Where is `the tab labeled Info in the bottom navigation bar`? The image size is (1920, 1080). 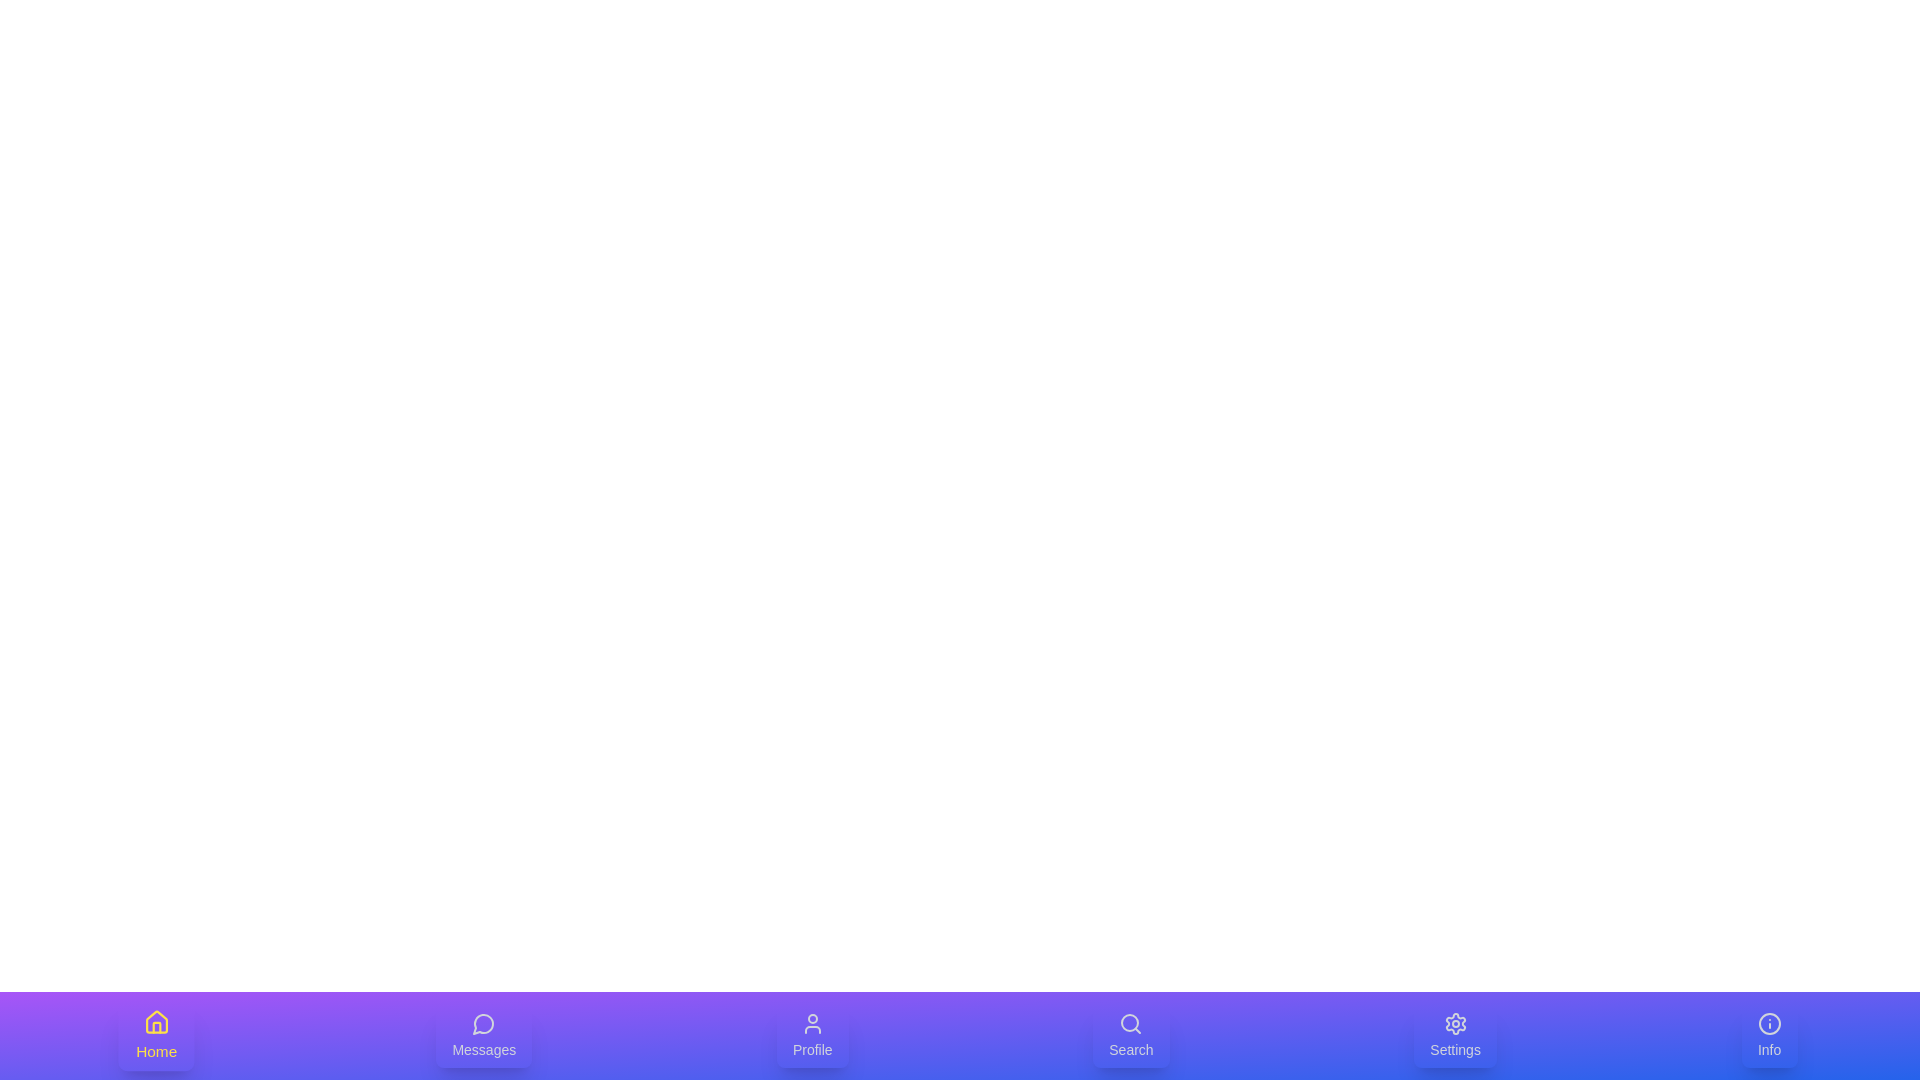
the tab labeled Info in the bottom navigation bar is located at coordinates (1769, 1035).